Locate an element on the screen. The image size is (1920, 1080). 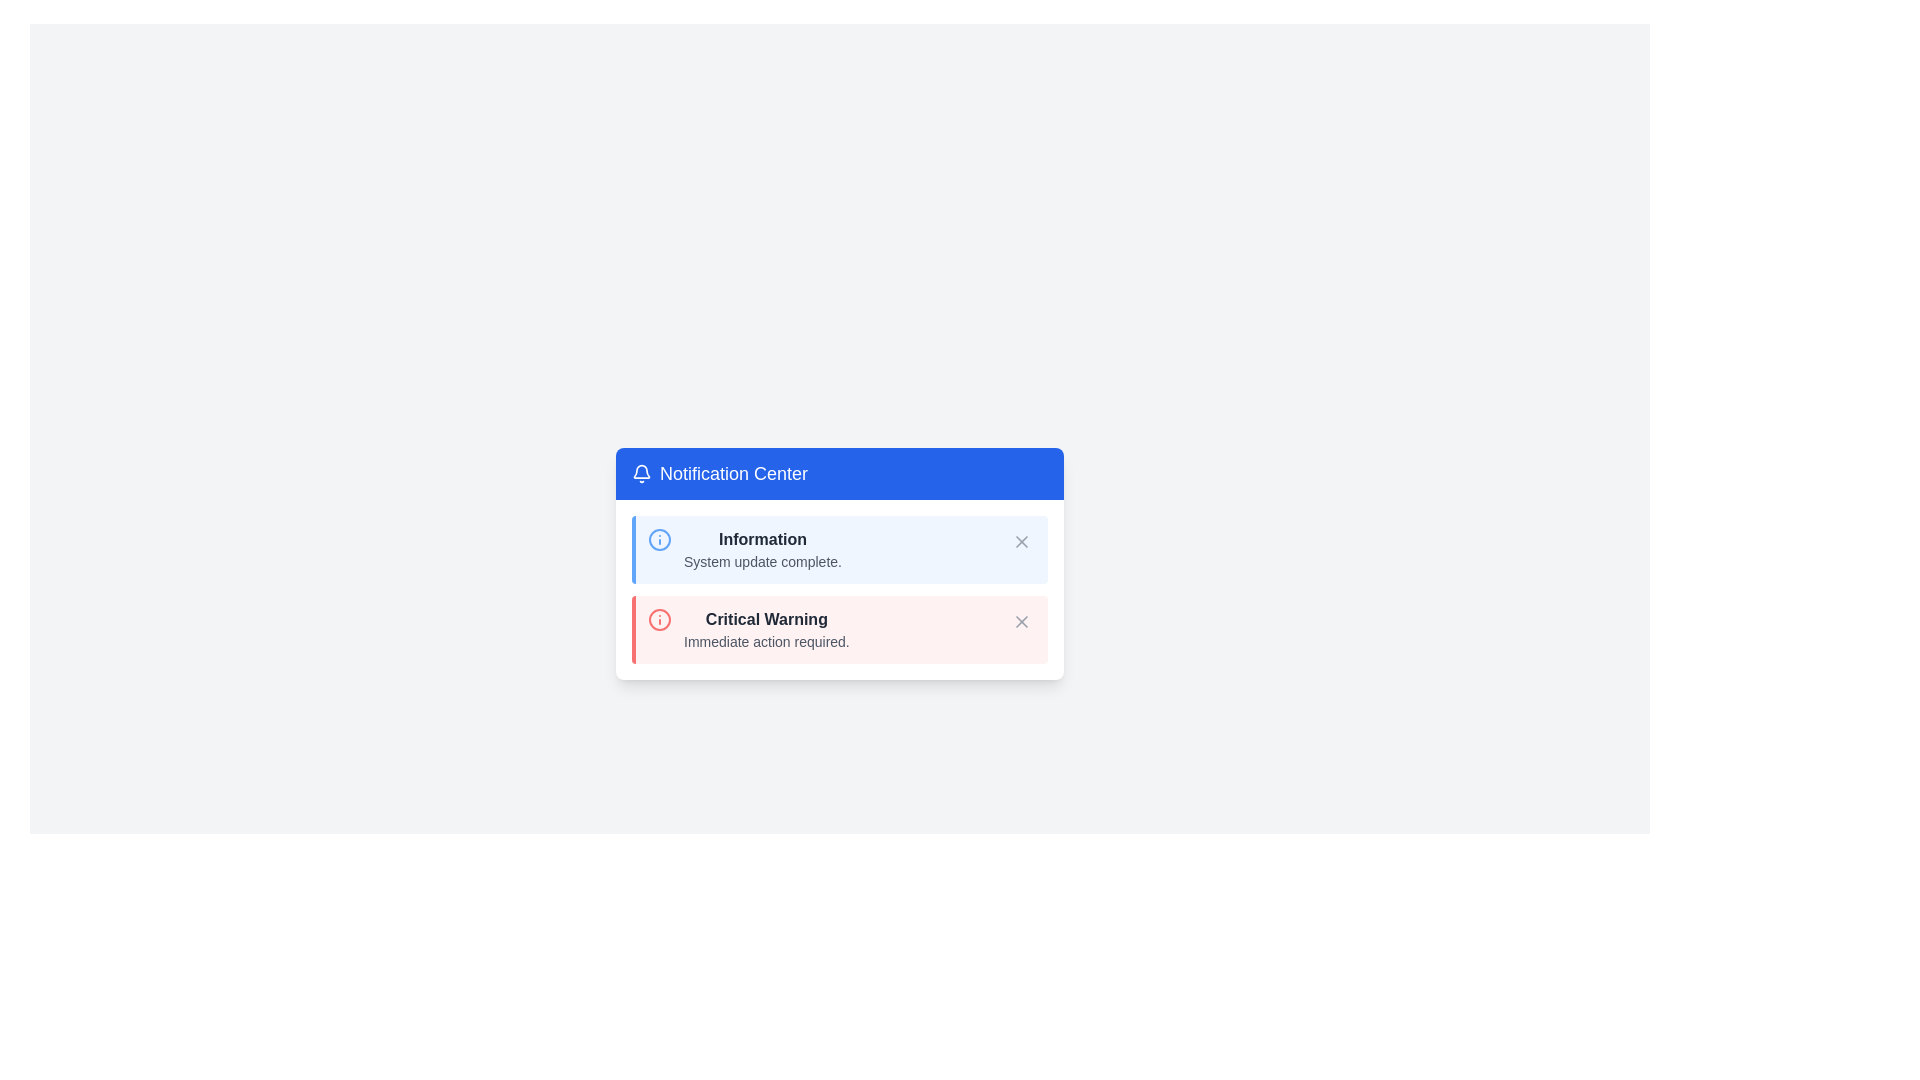
the text block within the notification card that displays 'Information' and 'System update complete.' is located at coordinates (762, 550).